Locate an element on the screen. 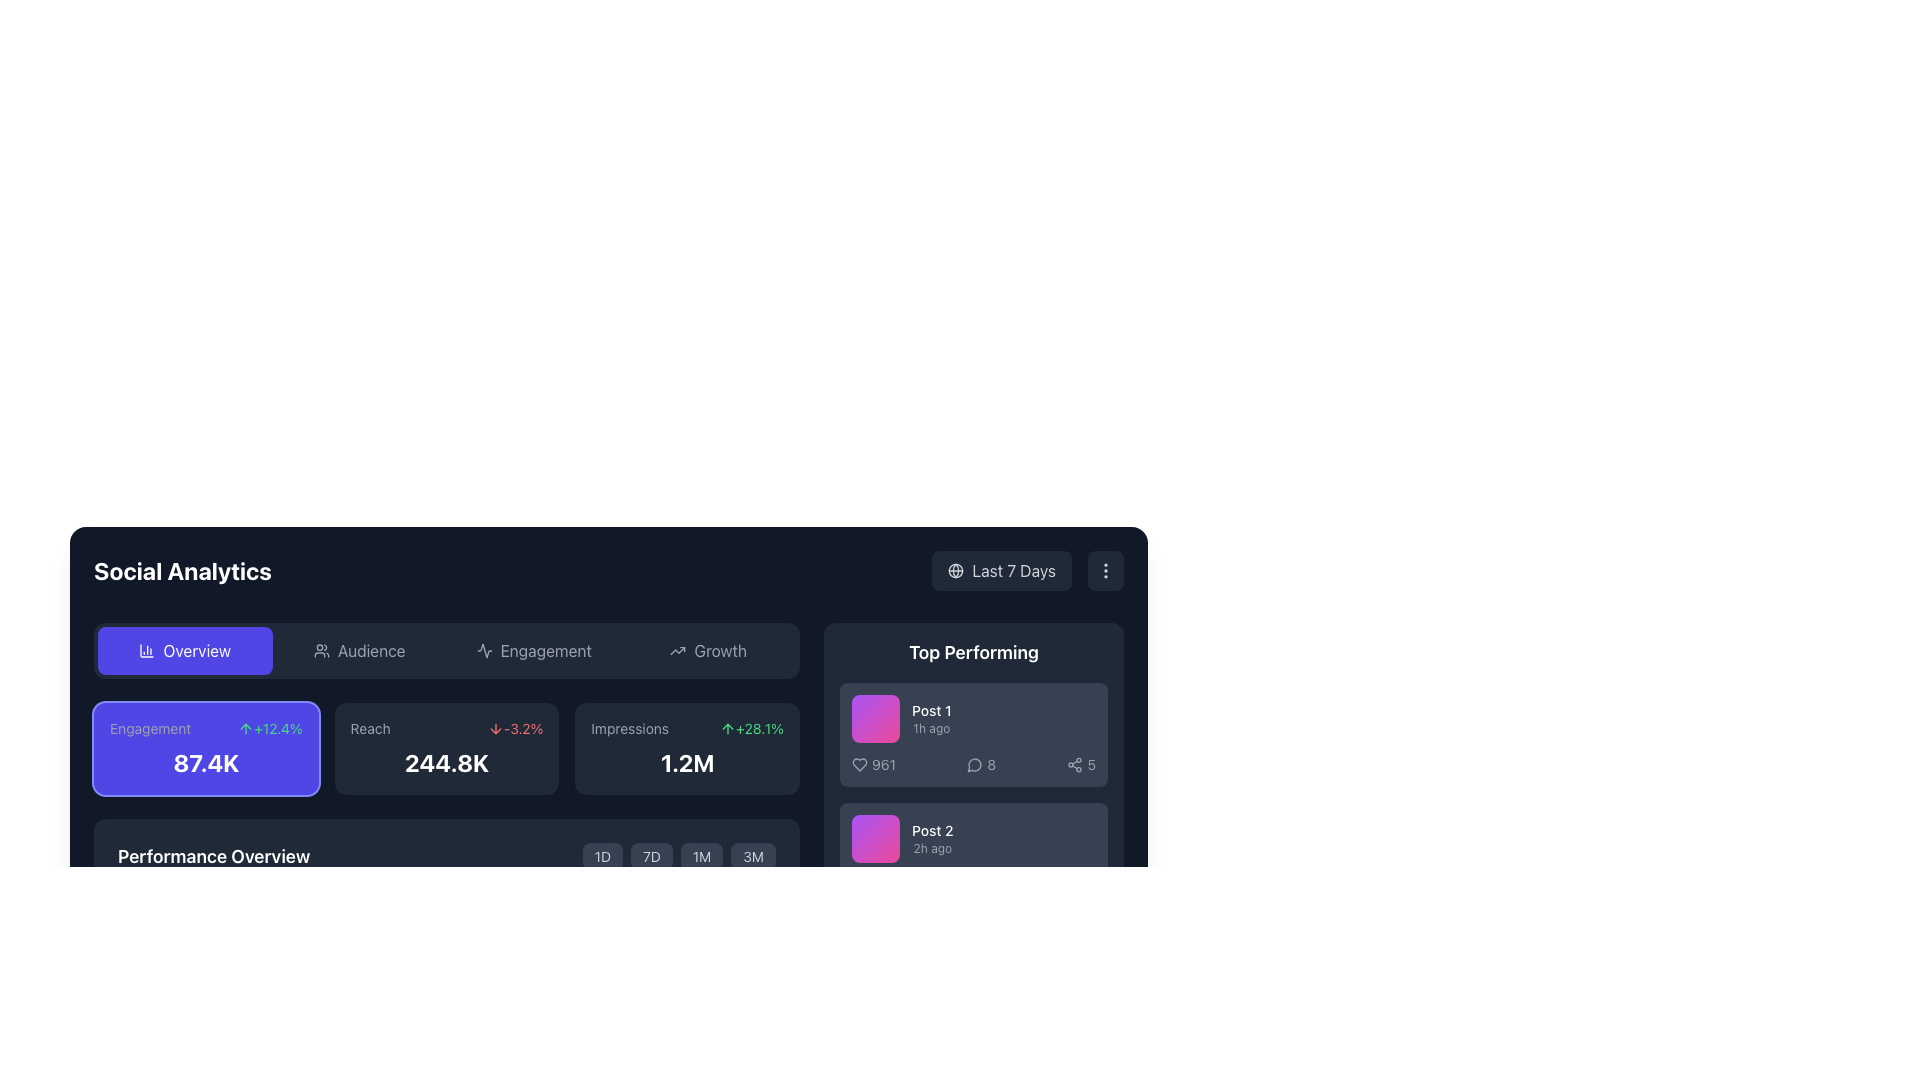 This screenshot has height=1080, width=1920. the 1-month range selector button located below the 'Performance Overview' heading, which is the third button in a row of four buttons is located at coordinates (702, 855).